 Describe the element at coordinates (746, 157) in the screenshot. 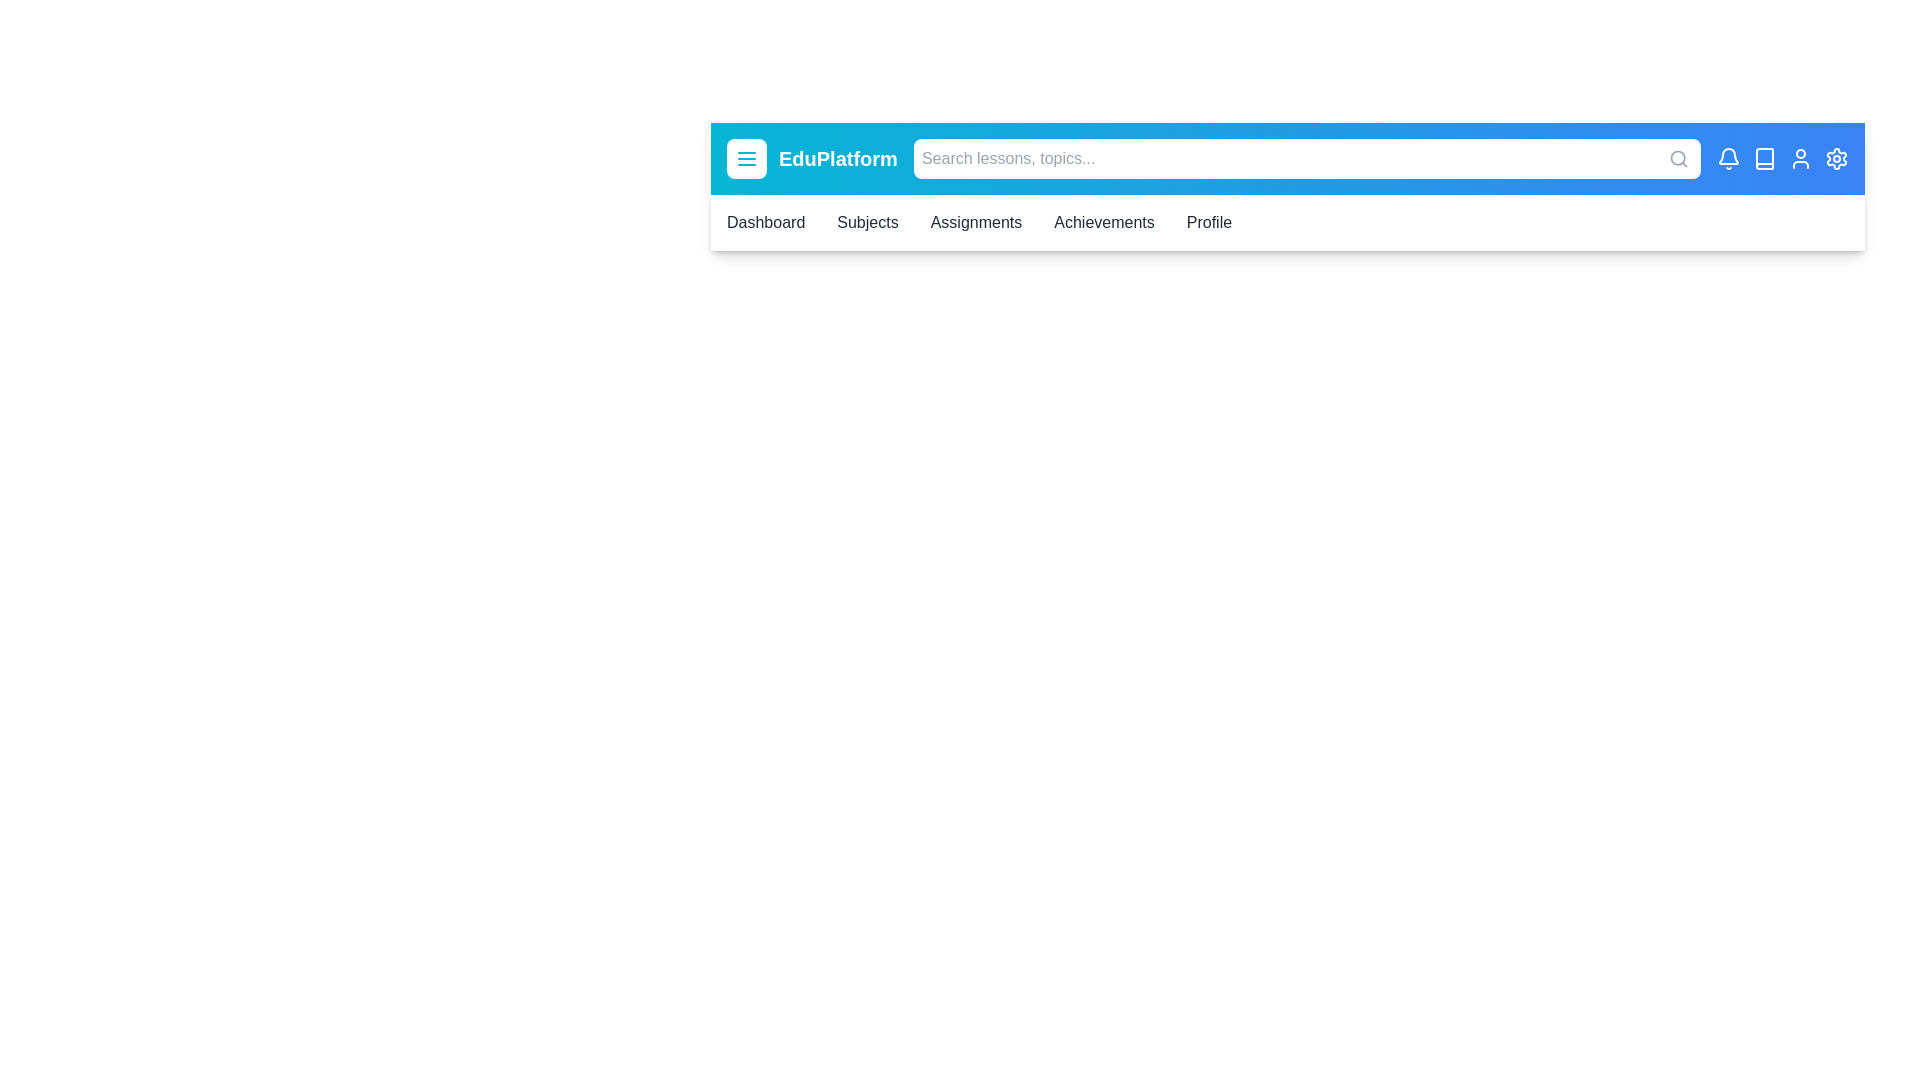

I see `the element menu_button to reveal its hover effect` at that location.